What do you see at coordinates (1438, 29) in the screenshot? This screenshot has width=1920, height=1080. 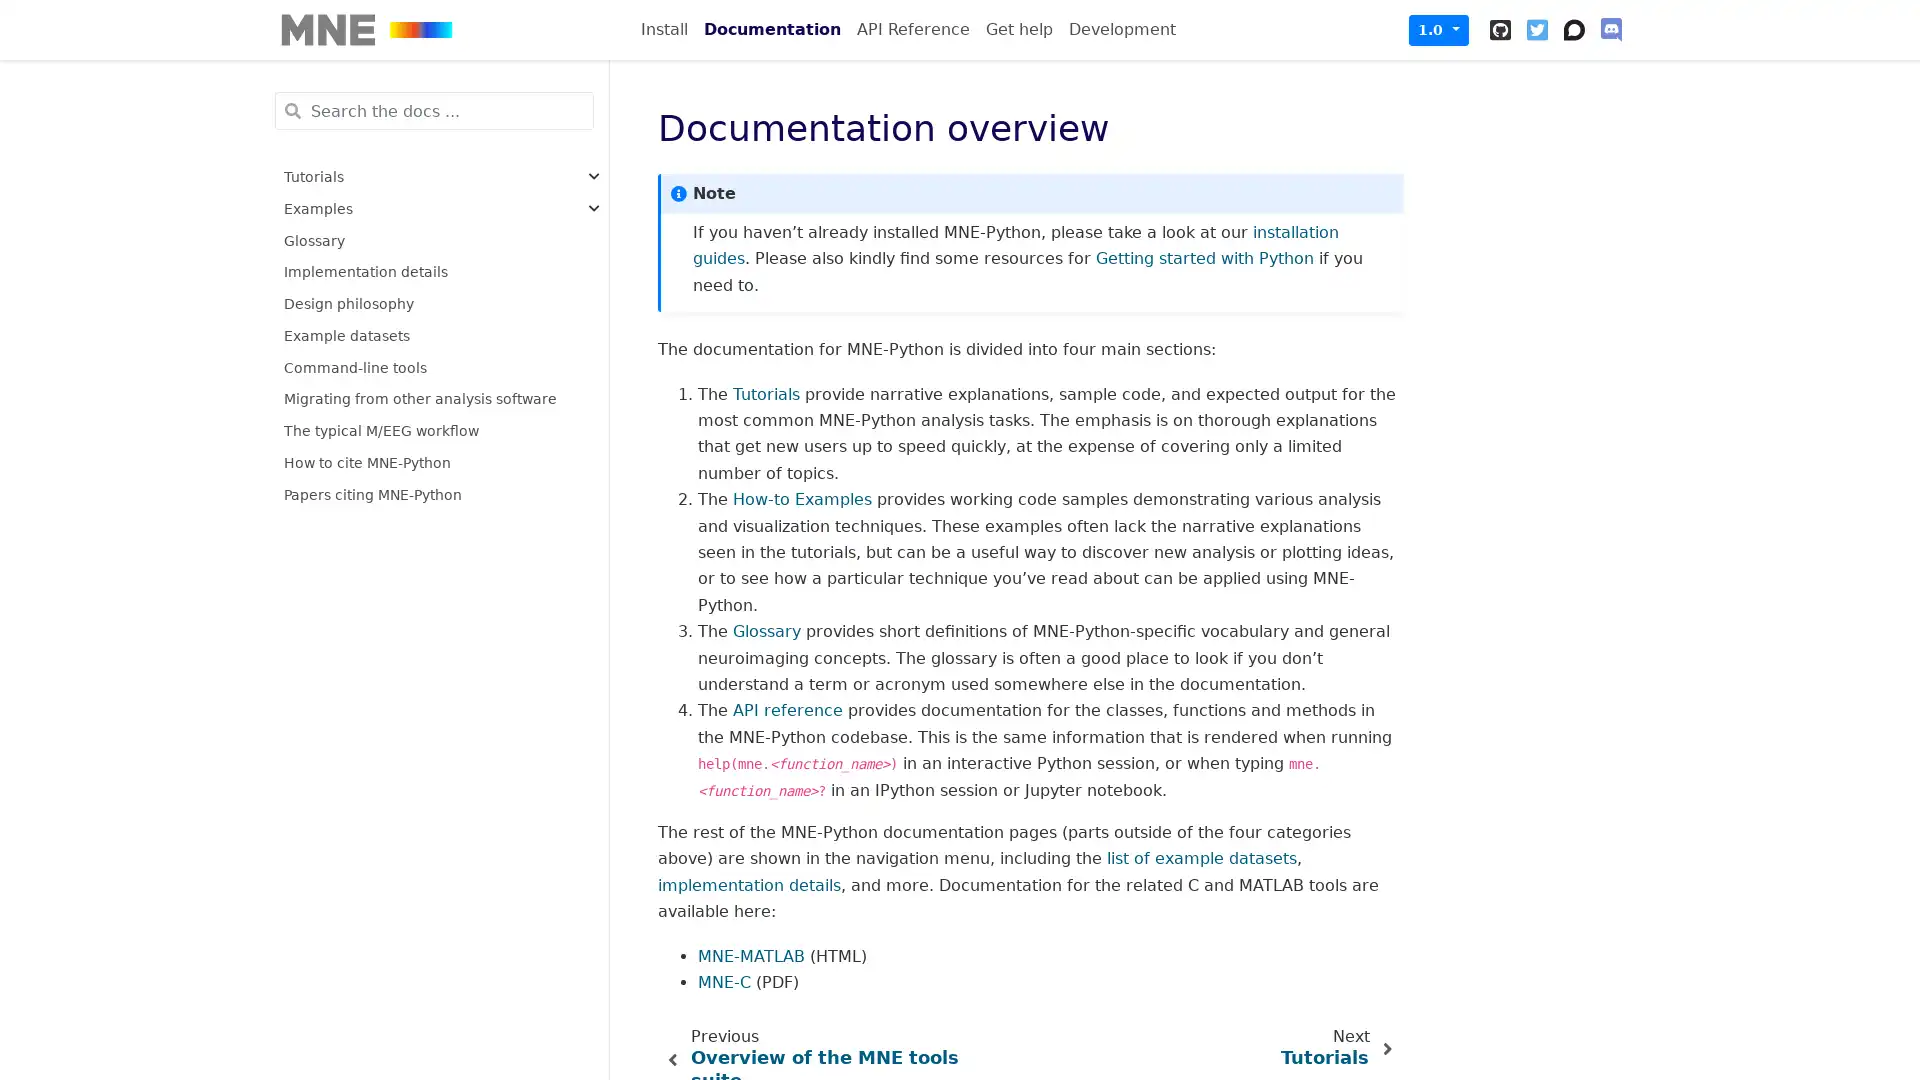 I see `1.0` at bounding box center [1438, 29].